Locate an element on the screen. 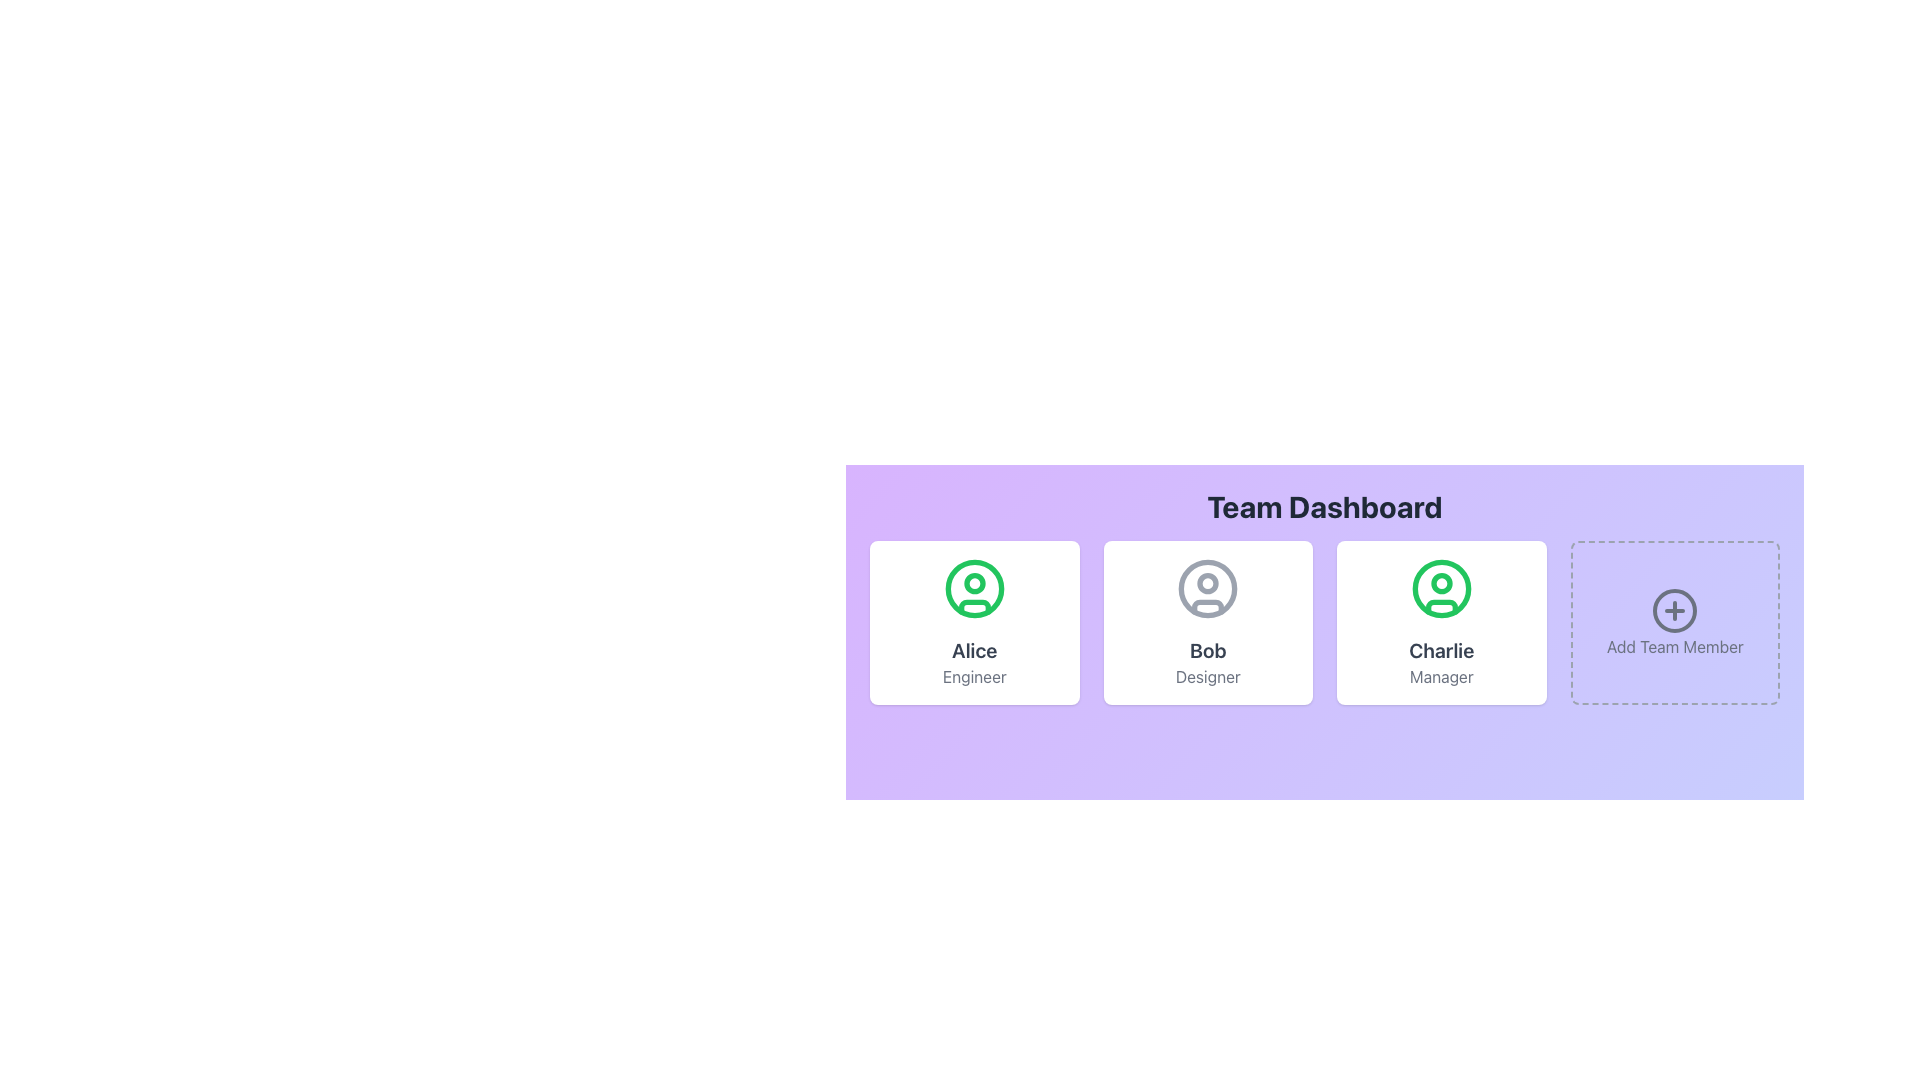  the user profile card displaying information about 'Bob', who has the title 'Designer', located in the second column of the grid layout is located at coordinates (1207, 622).